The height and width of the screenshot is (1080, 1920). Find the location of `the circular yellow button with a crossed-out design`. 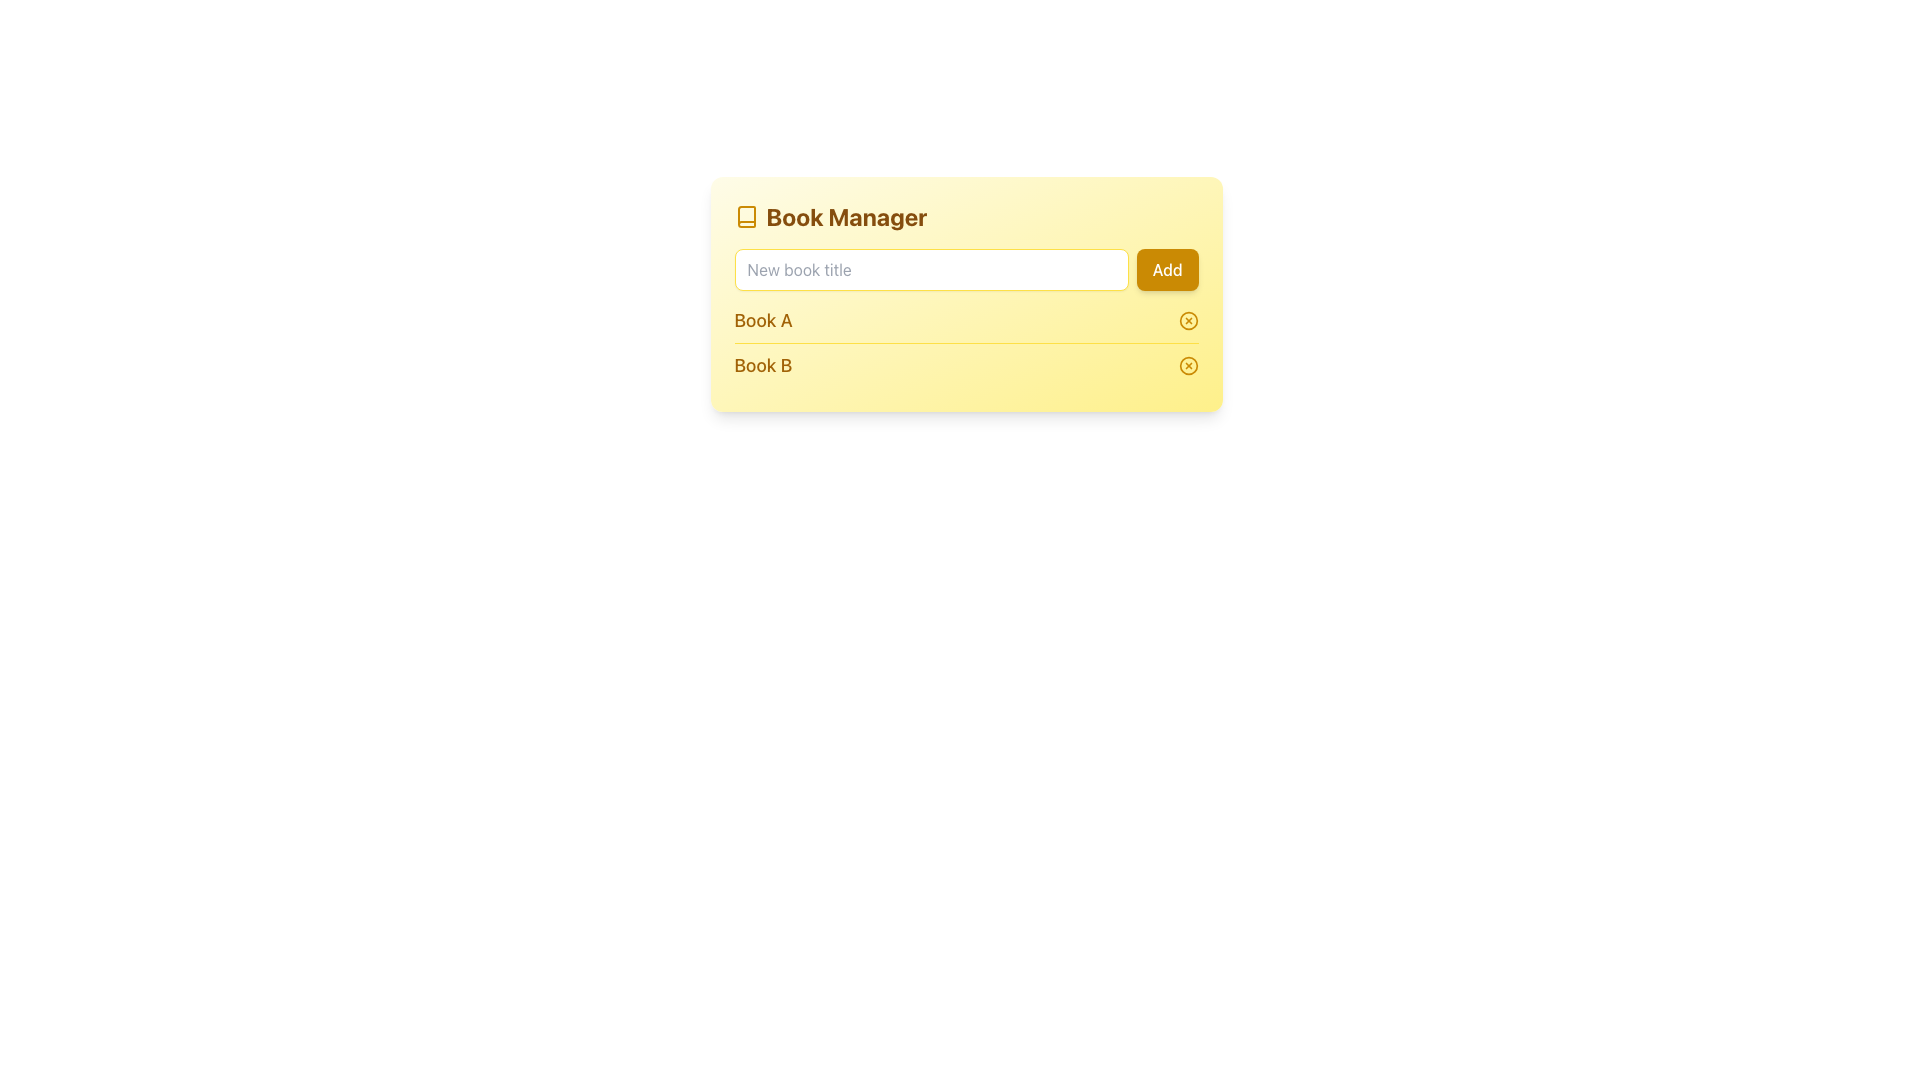

the circular yellow button with a crossed-out design is located at coordinates (1188, 366).